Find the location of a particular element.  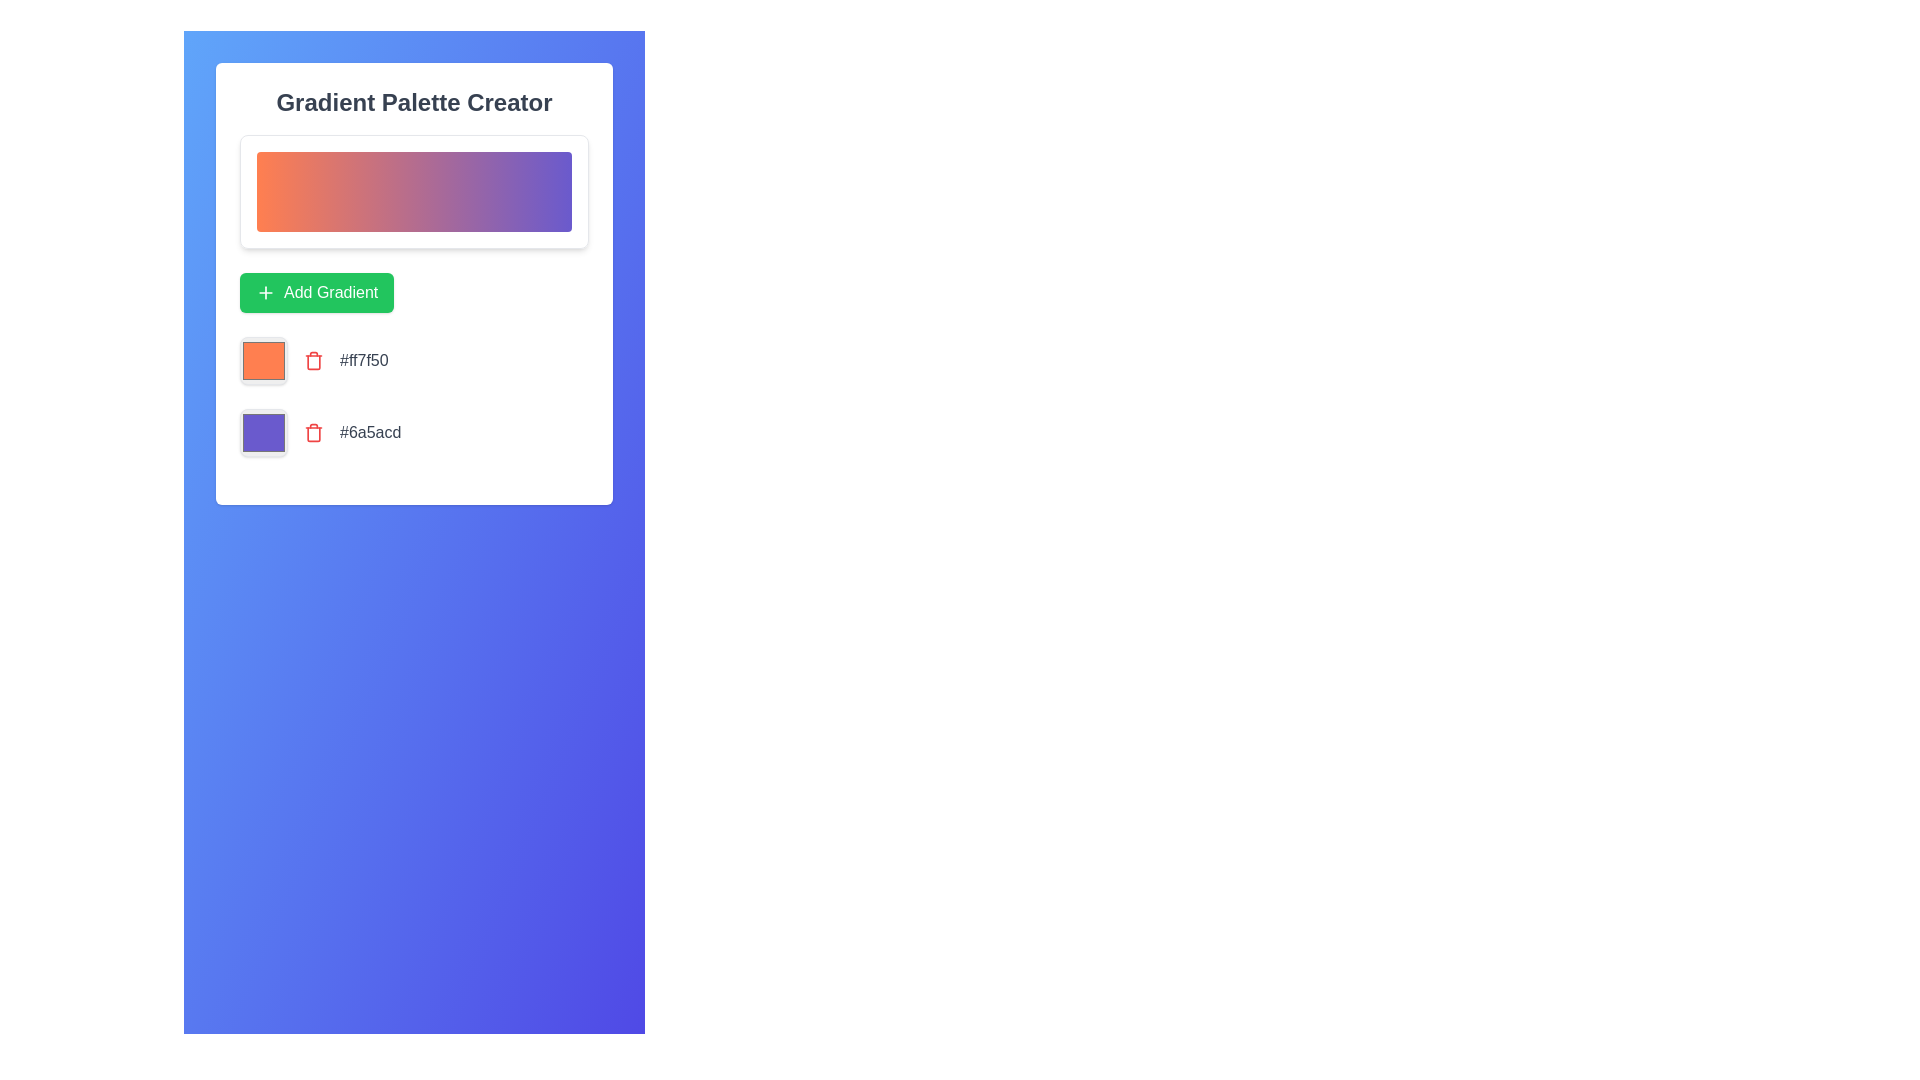

the first color swatch in the gradient palette is located at coordinates (263, 361).